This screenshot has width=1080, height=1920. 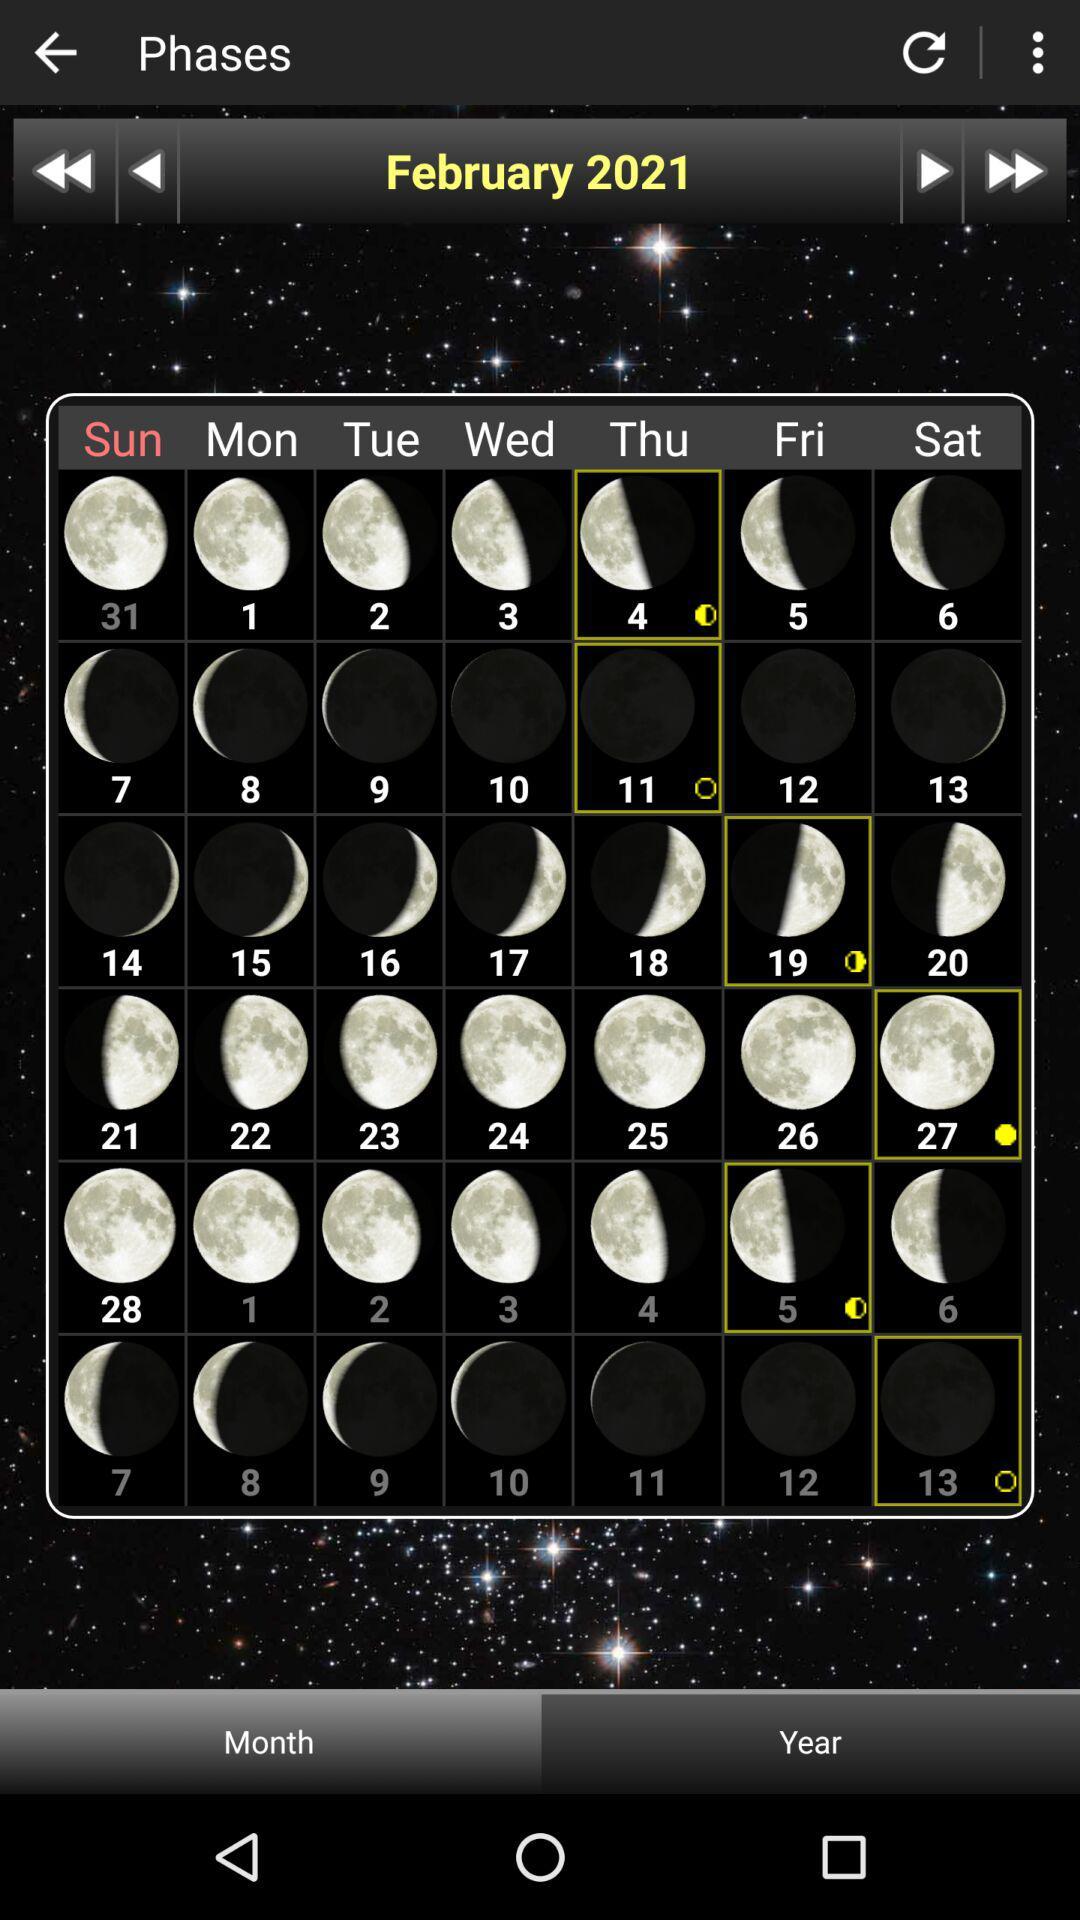 What do you see at coordinates (1015, 171) in the screenshot?
I see `next page` at bounding box center [1015, 171].